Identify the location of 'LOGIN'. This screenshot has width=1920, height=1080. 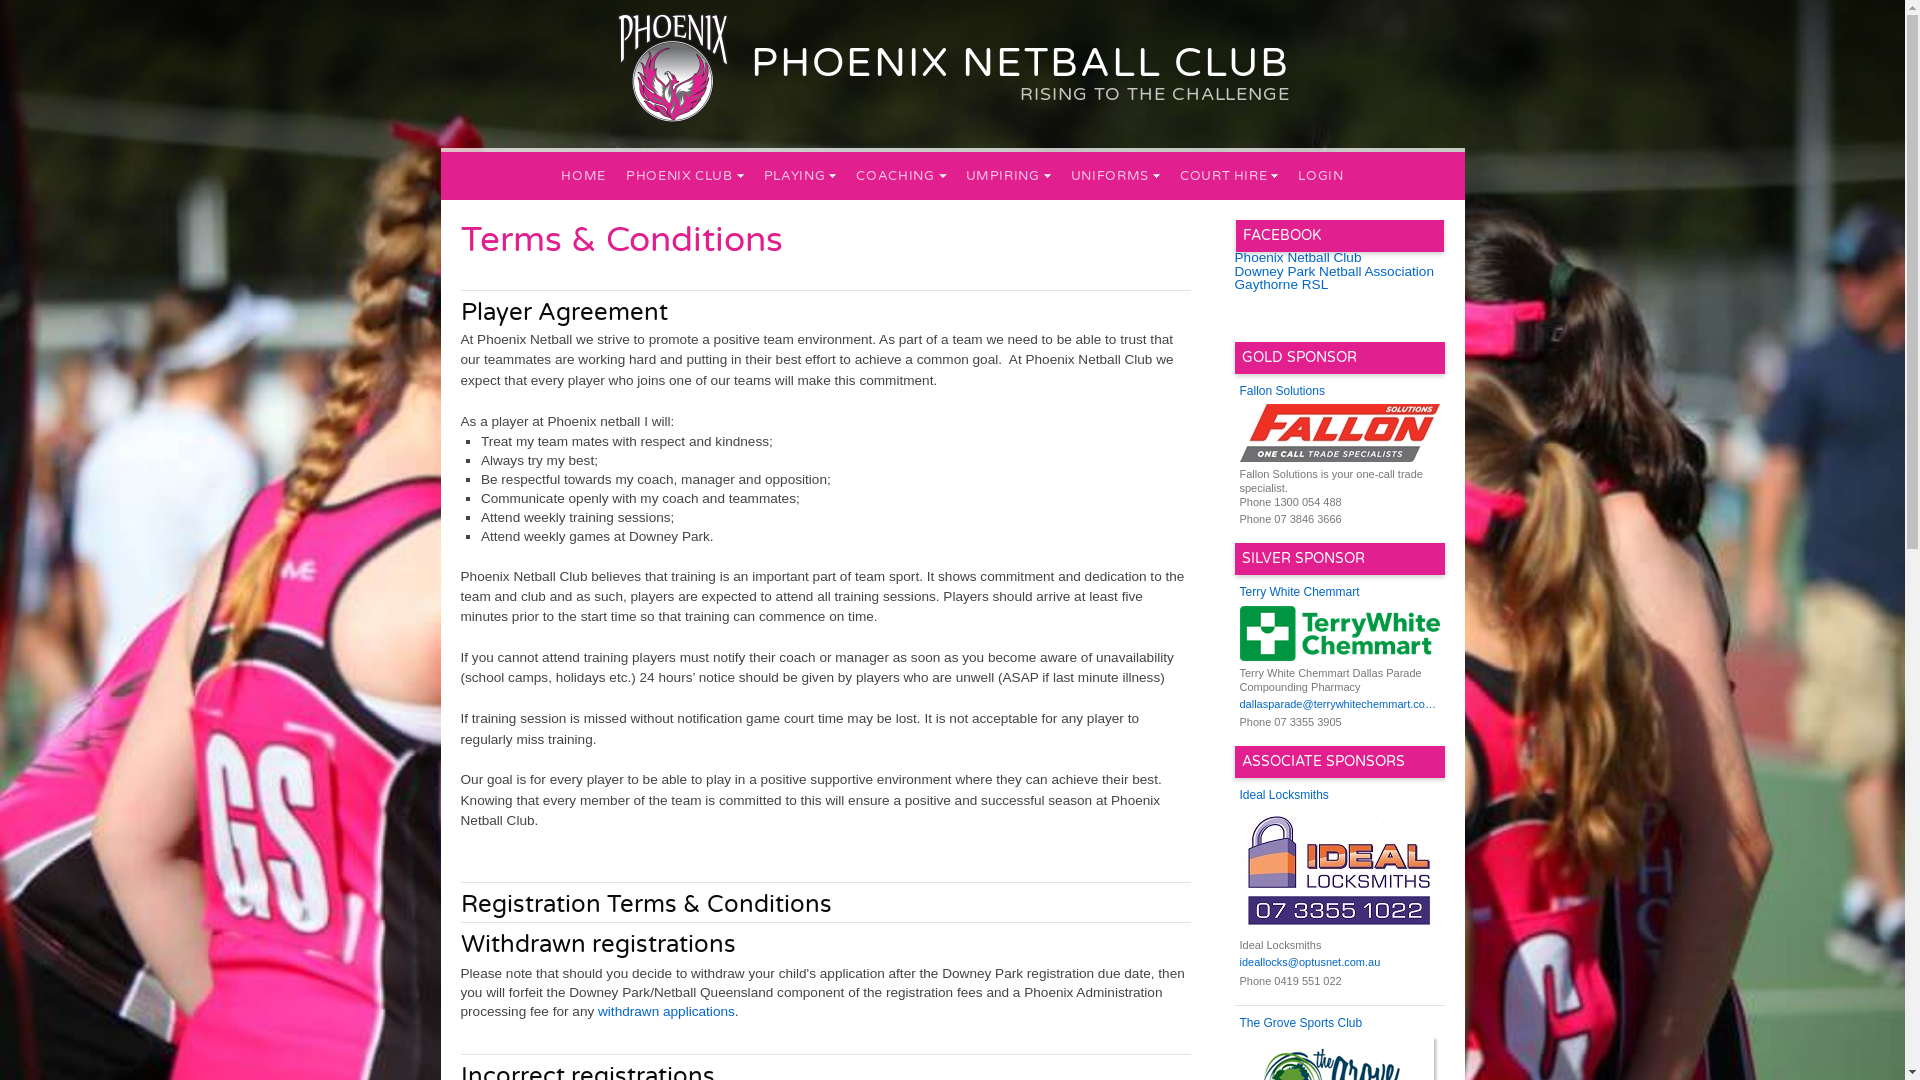
(1287, 175).